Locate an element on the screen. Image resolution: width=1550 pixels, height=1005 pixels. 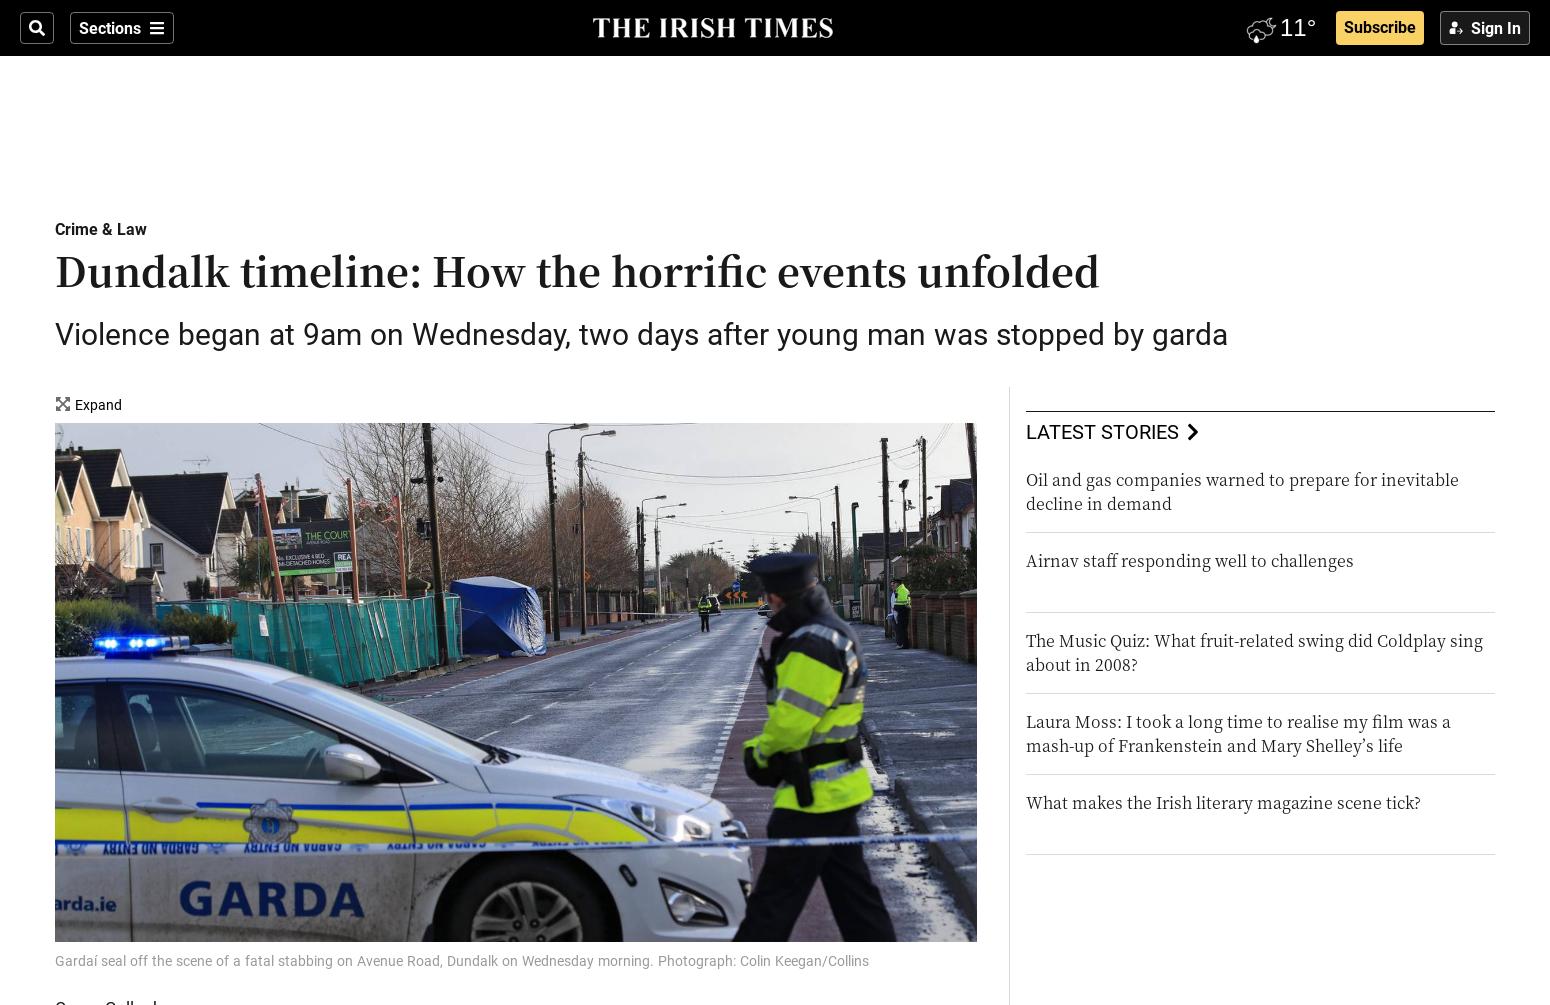
'Sign In' is located at coordinates (1496, 28).